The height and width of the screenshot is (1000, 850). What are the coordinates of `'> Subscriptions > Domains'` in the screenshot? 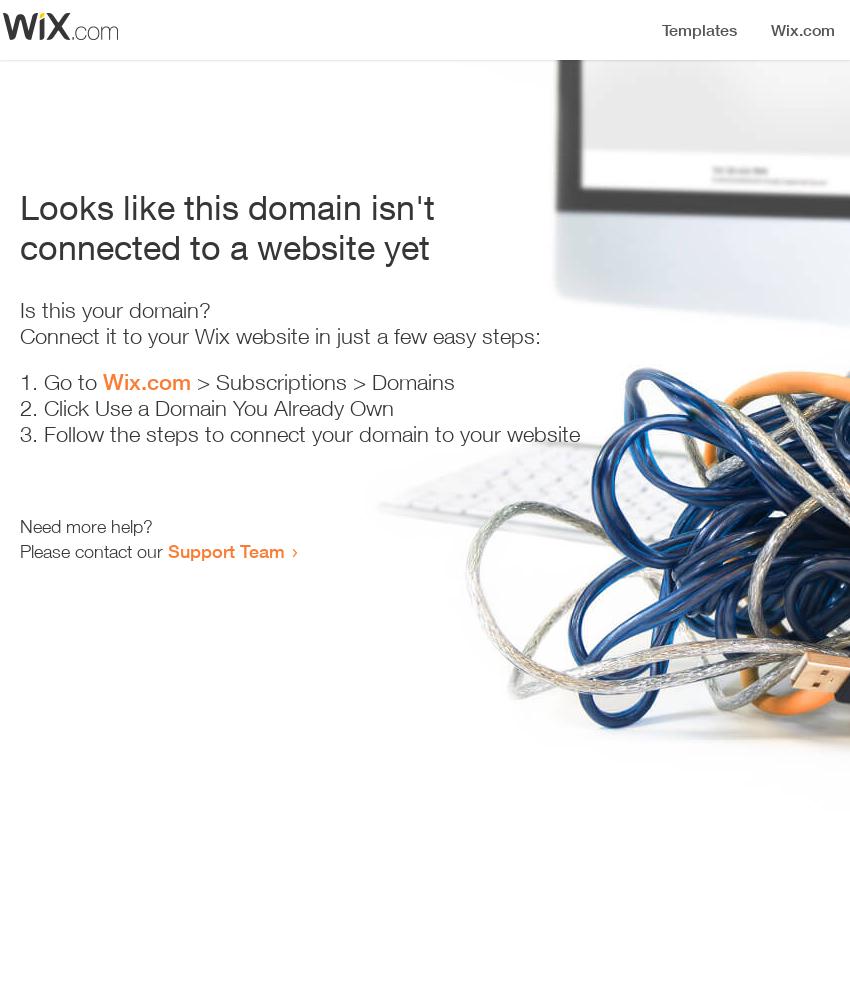 It's located at (323, 382).